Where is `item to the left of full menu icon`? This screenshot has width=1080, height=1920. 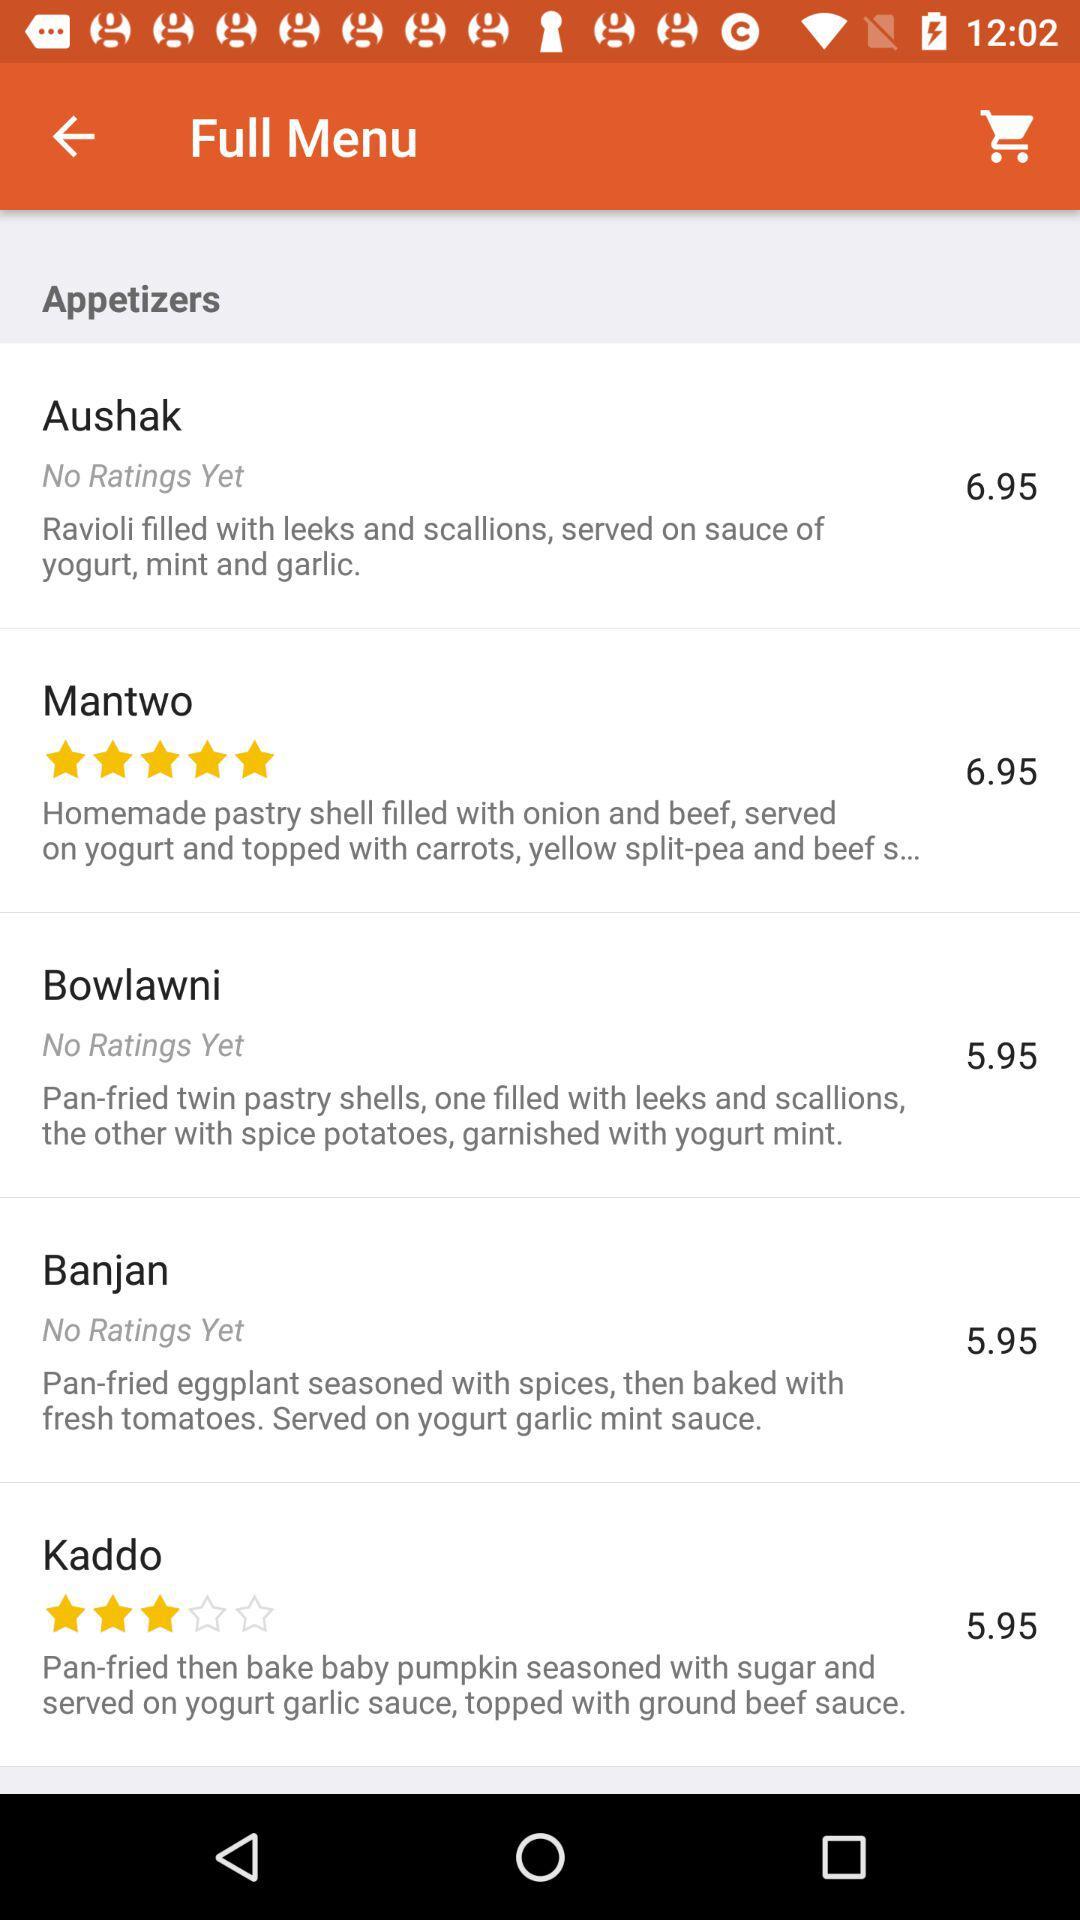 item to the left of full menu icon is located at coordinates (72, 135).